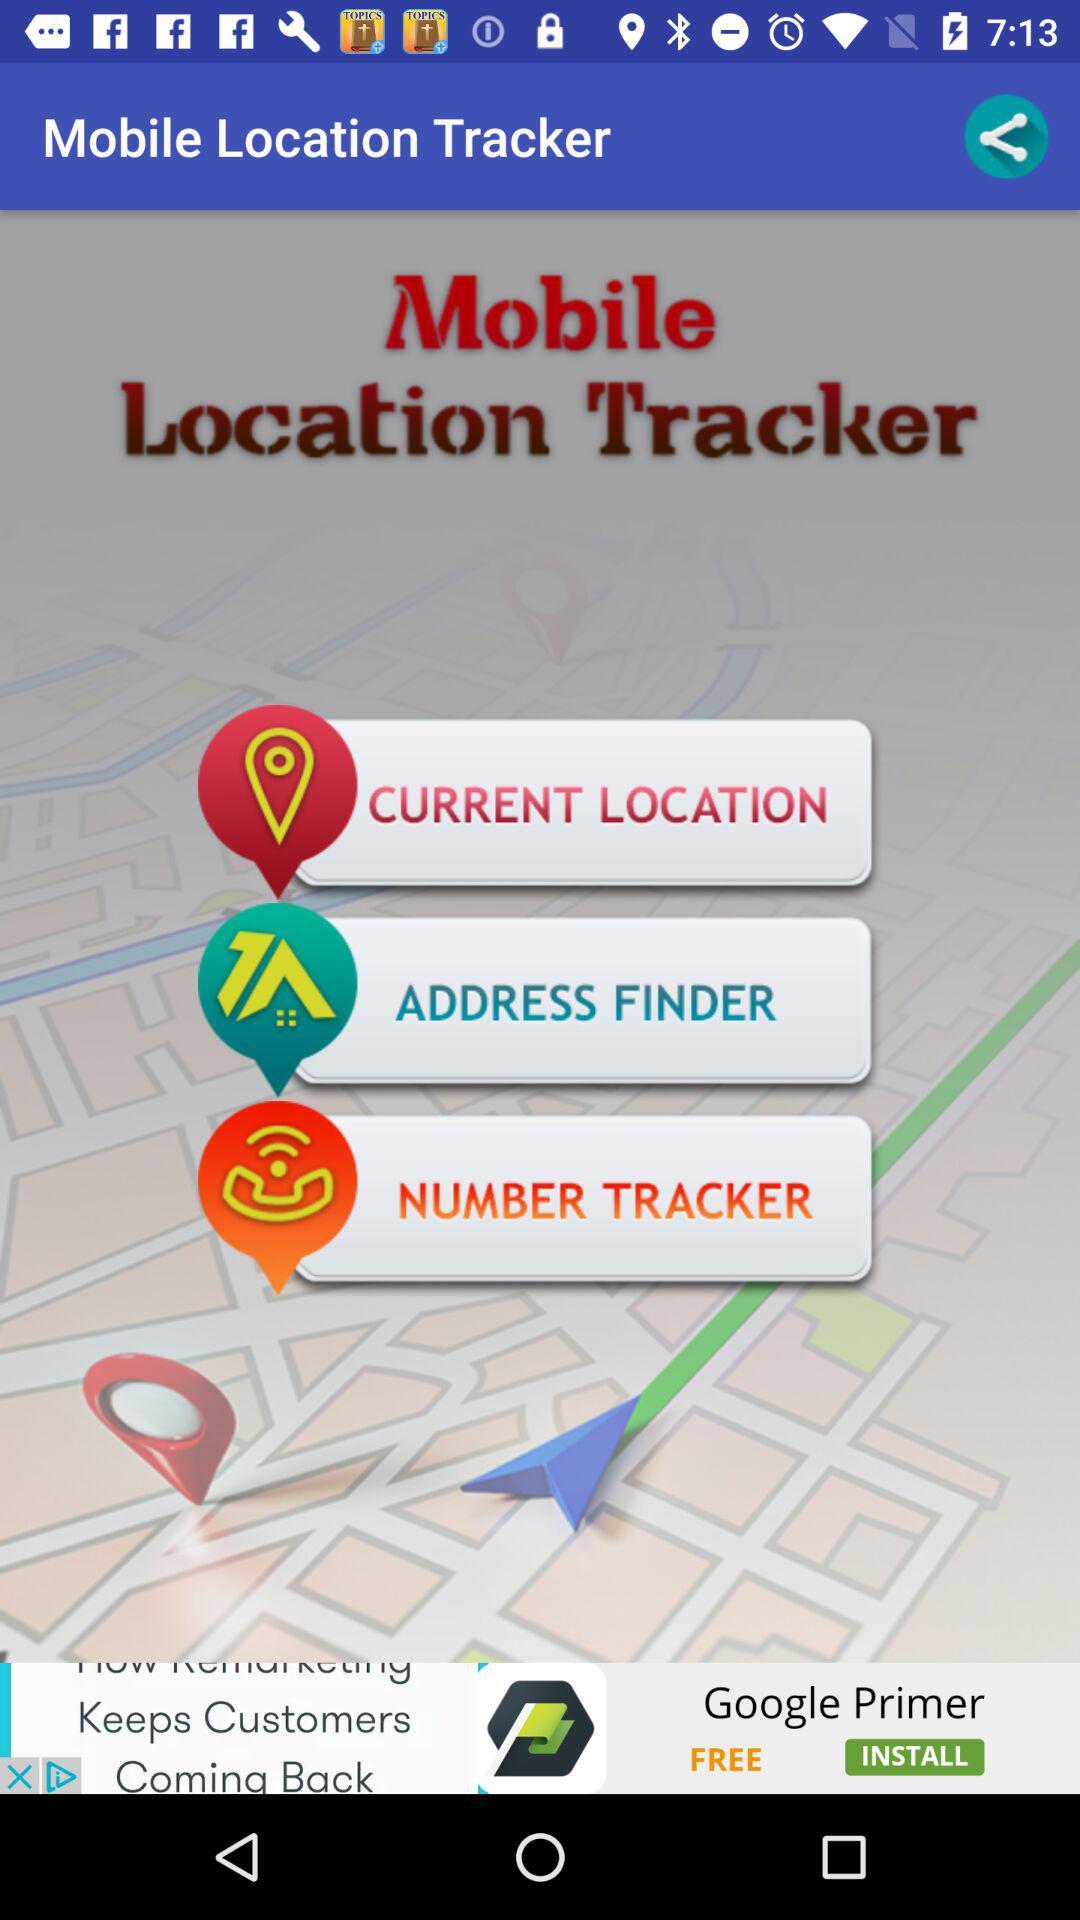  I want to click on show my current location, so click(540, 804).